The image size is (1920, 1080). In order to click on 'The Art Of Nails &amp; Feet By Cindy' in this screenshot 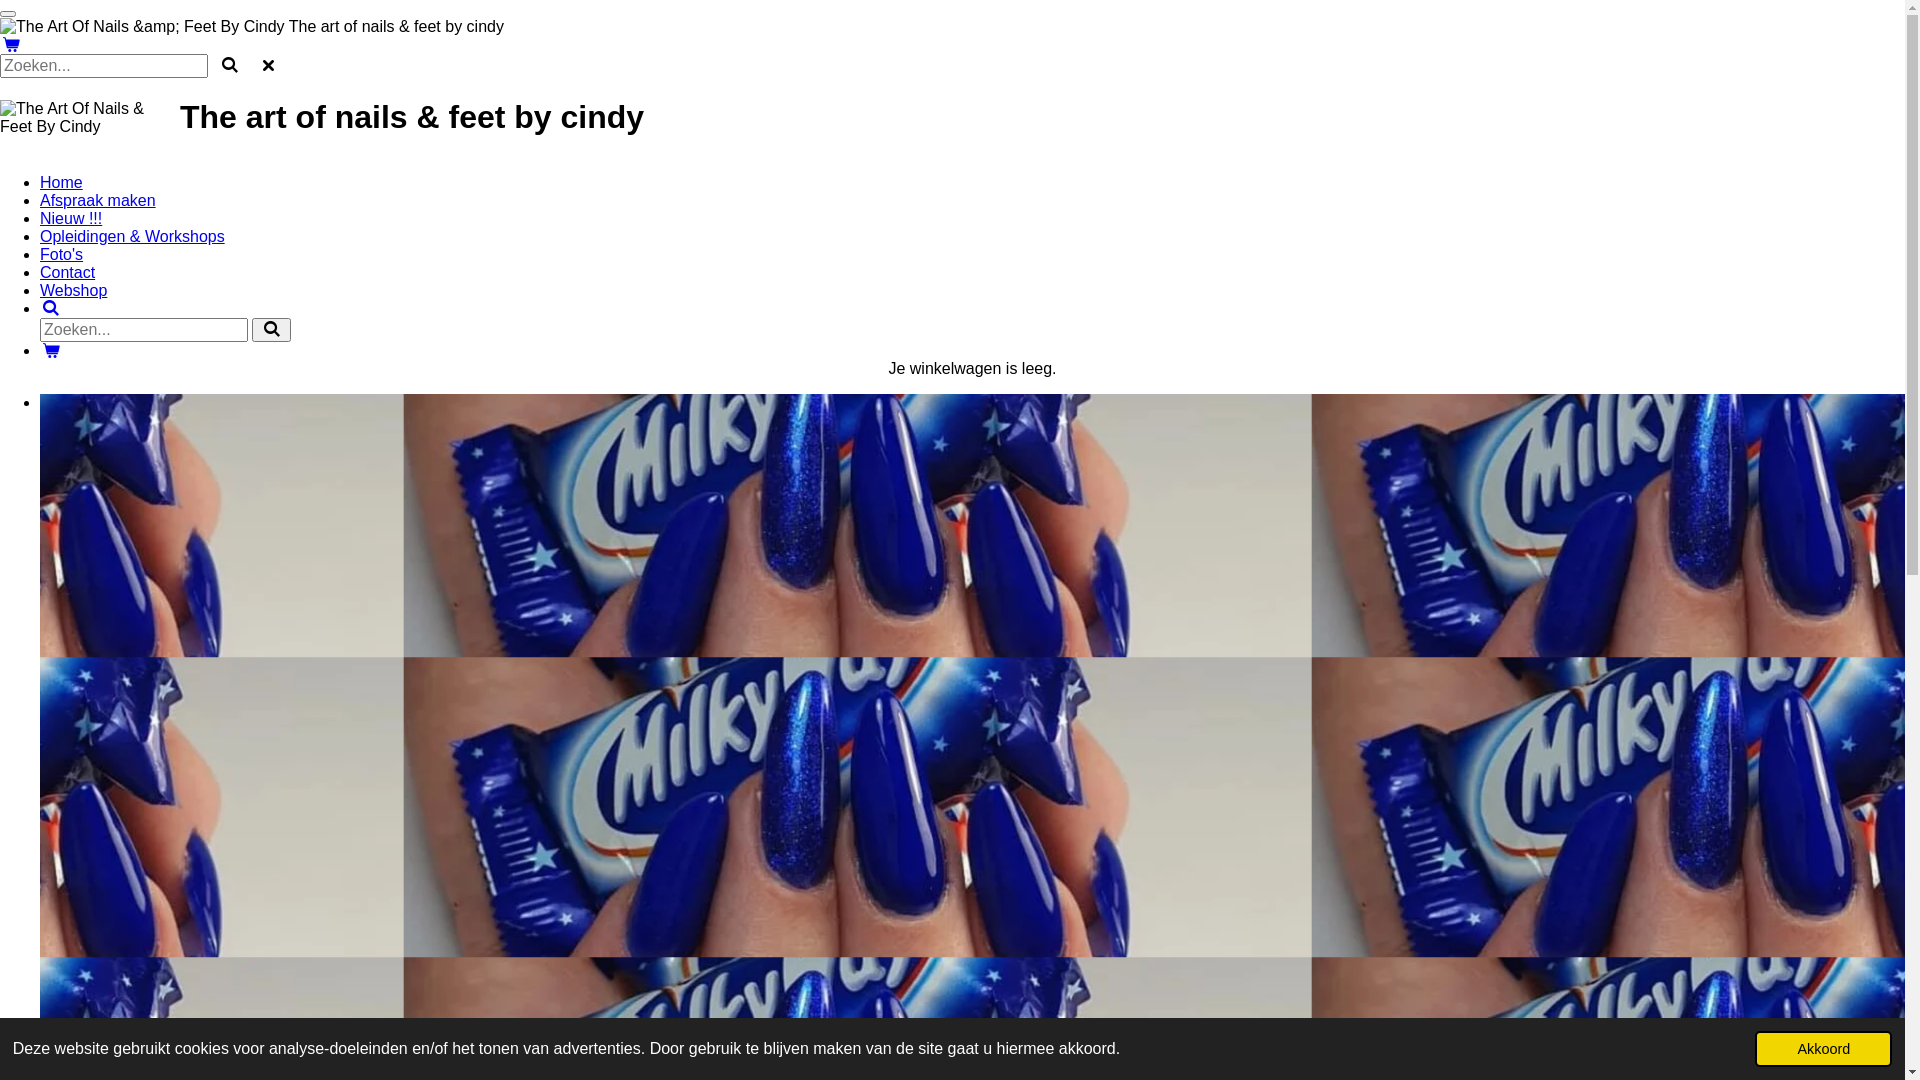, I will do `click(141, 27)`.